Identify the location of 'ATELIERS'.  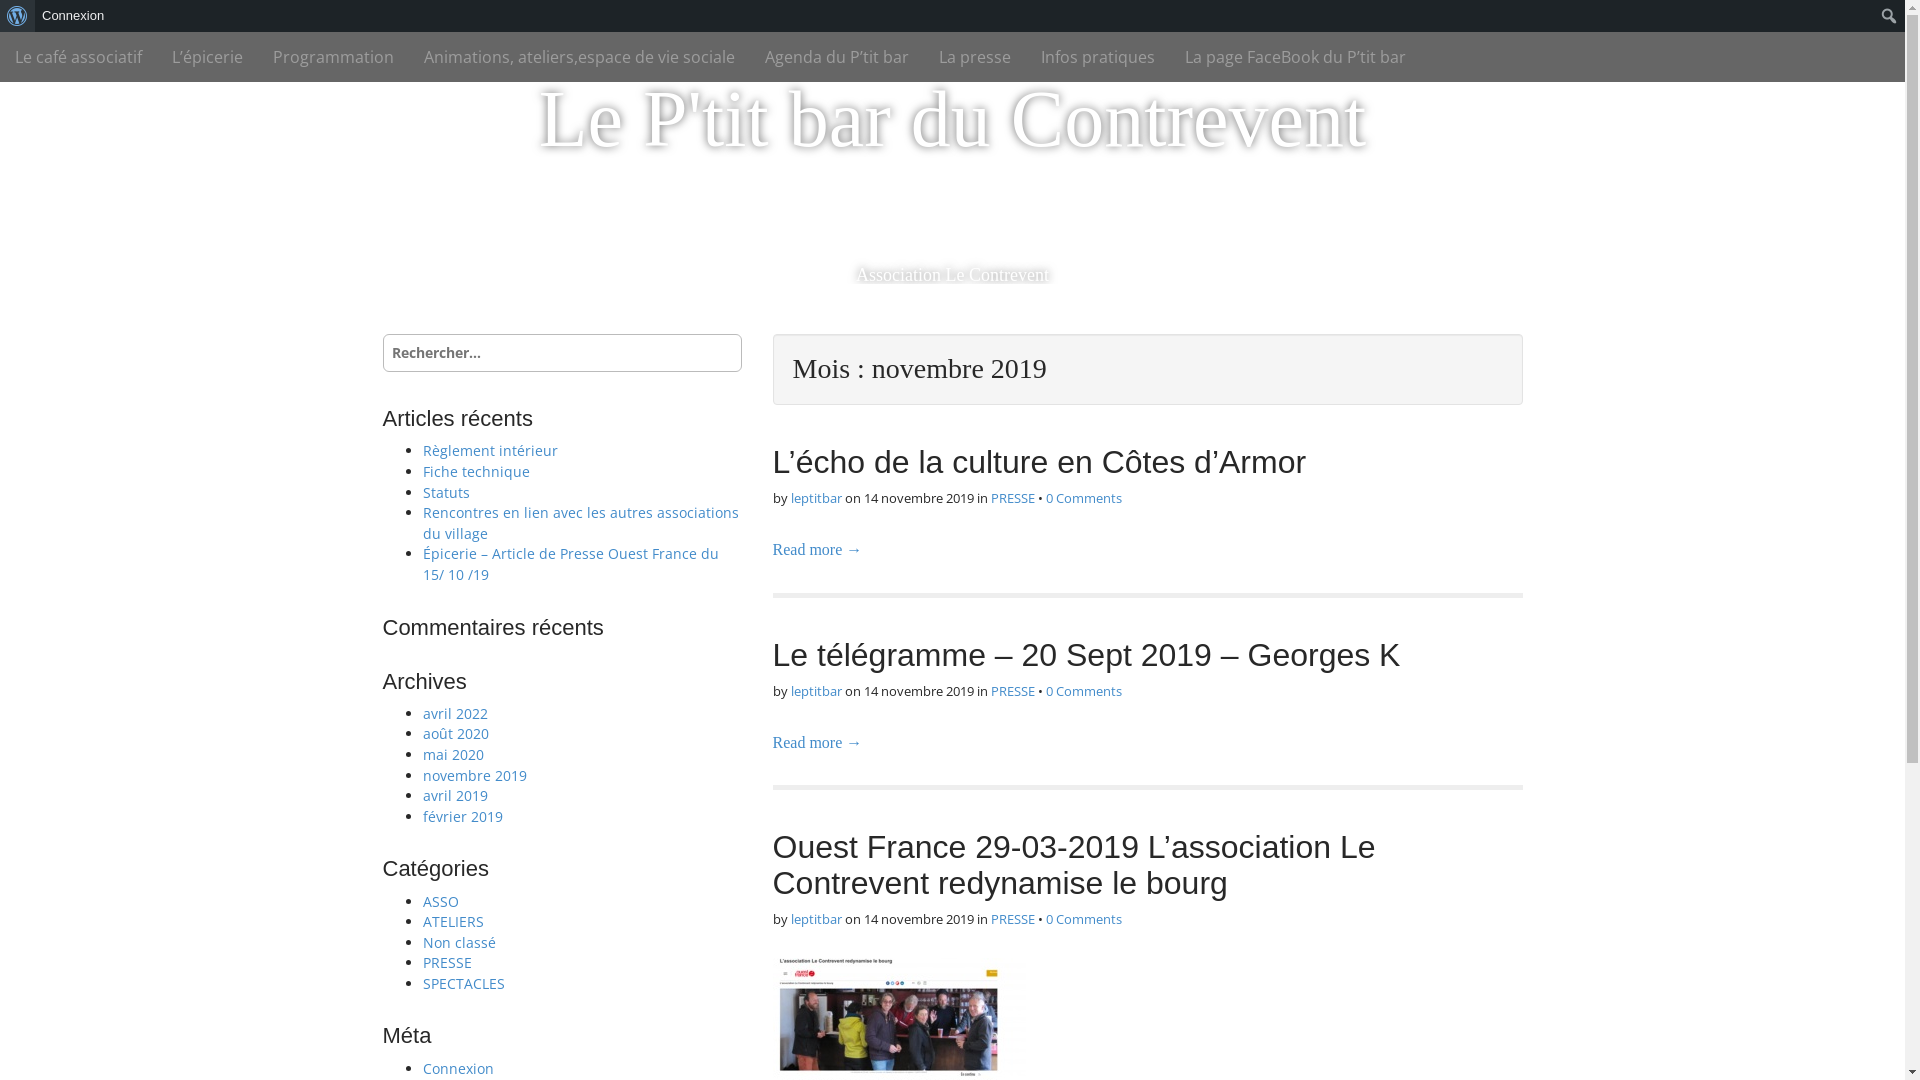
(421, 921).